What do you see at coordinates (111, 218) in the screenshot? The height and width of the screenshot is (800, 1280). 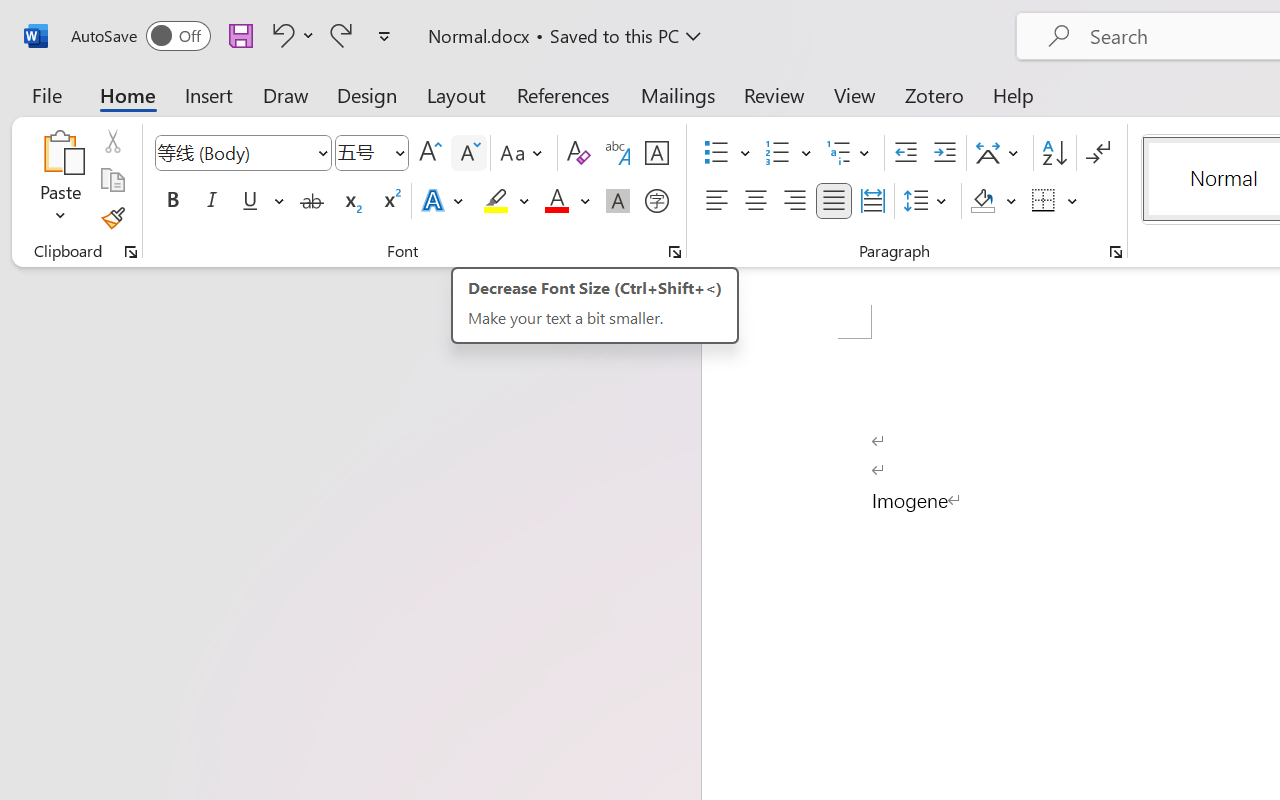 I see `'Format Painter'` at bounding box center [111, 218].